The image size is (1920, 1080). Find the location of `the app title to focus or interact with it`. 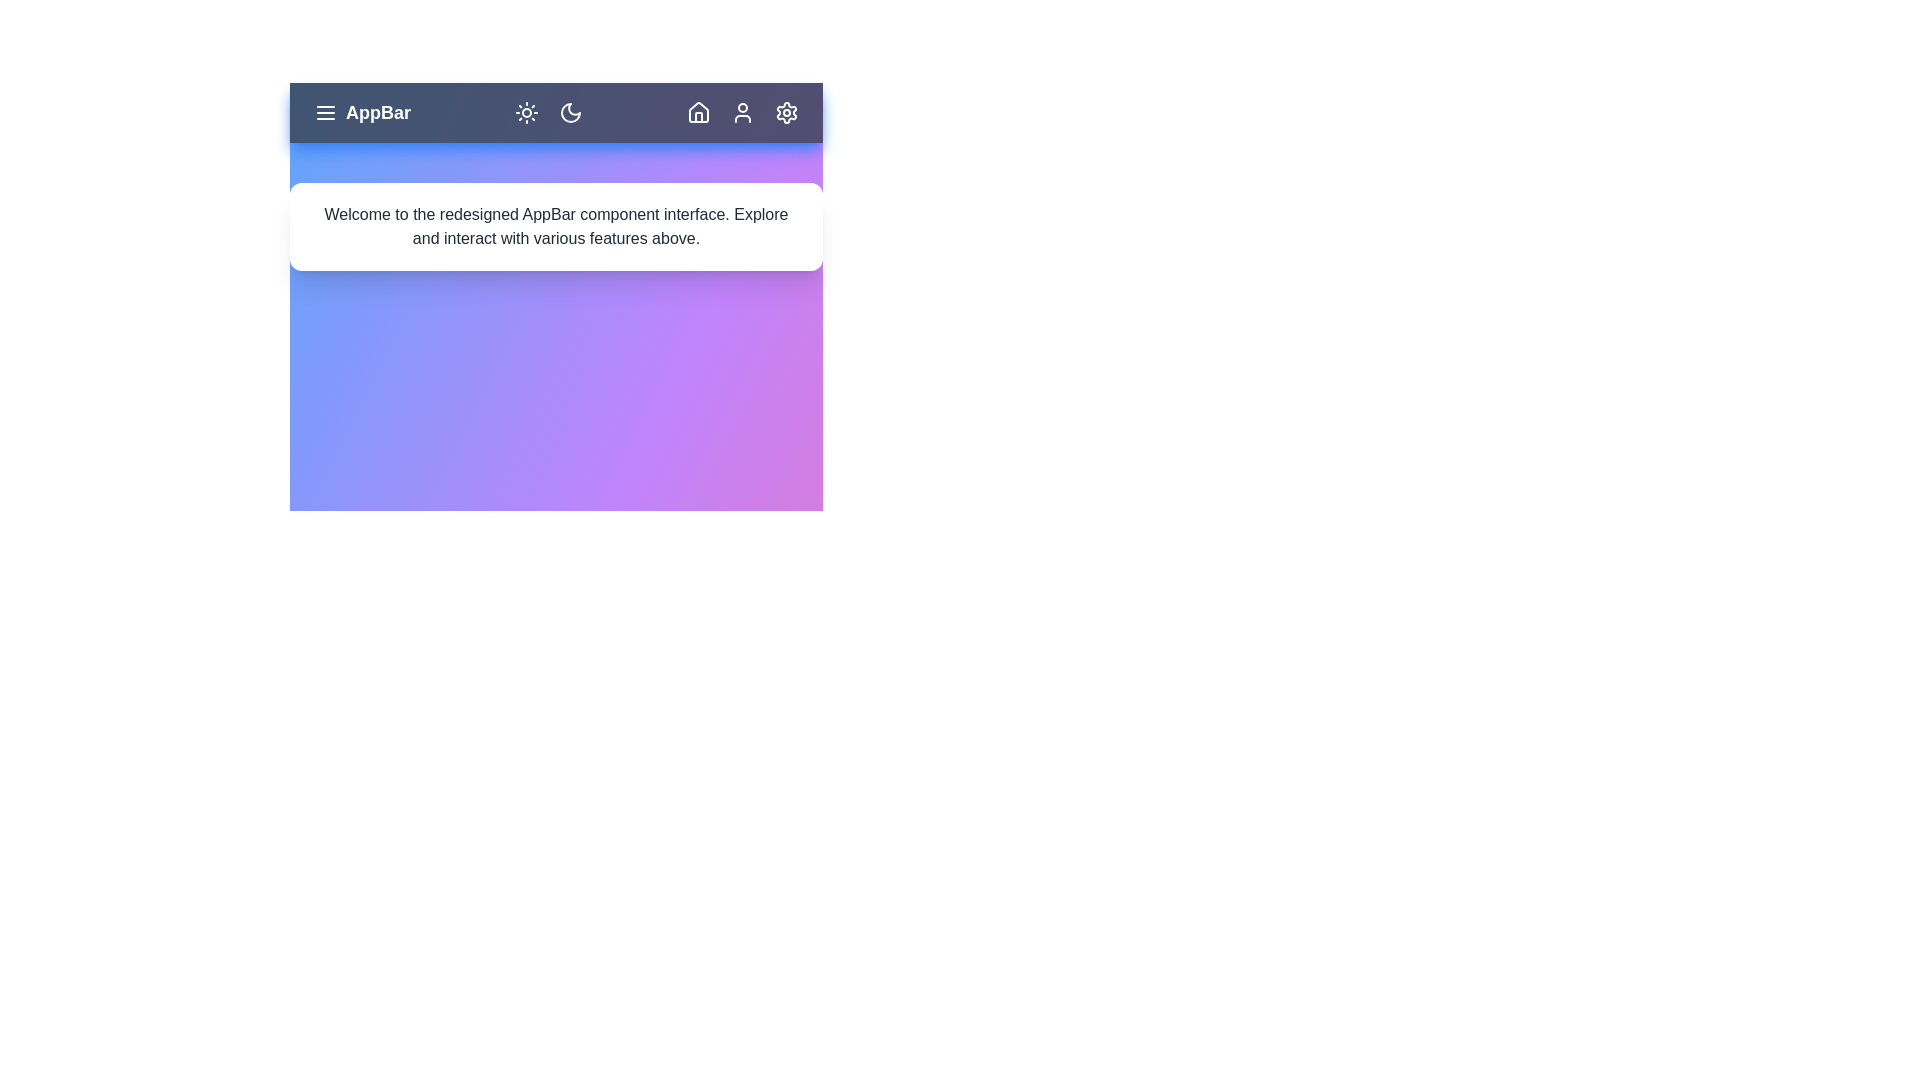

the app title to focus or interact with it is located at coordinates (361, 112).